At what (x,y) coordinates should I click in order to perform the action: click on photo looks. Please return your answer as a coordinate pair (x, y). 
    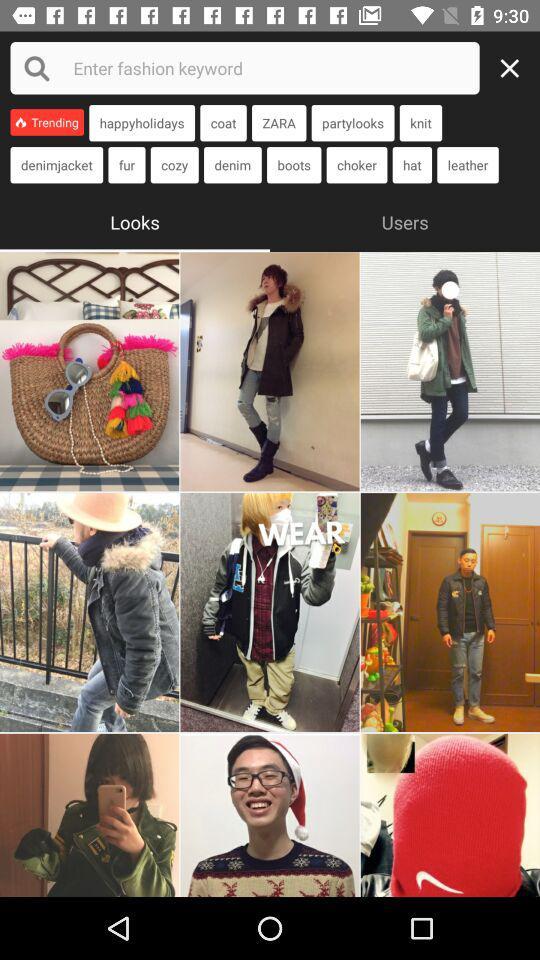
    Looking at the image, I should click on (270, 611).